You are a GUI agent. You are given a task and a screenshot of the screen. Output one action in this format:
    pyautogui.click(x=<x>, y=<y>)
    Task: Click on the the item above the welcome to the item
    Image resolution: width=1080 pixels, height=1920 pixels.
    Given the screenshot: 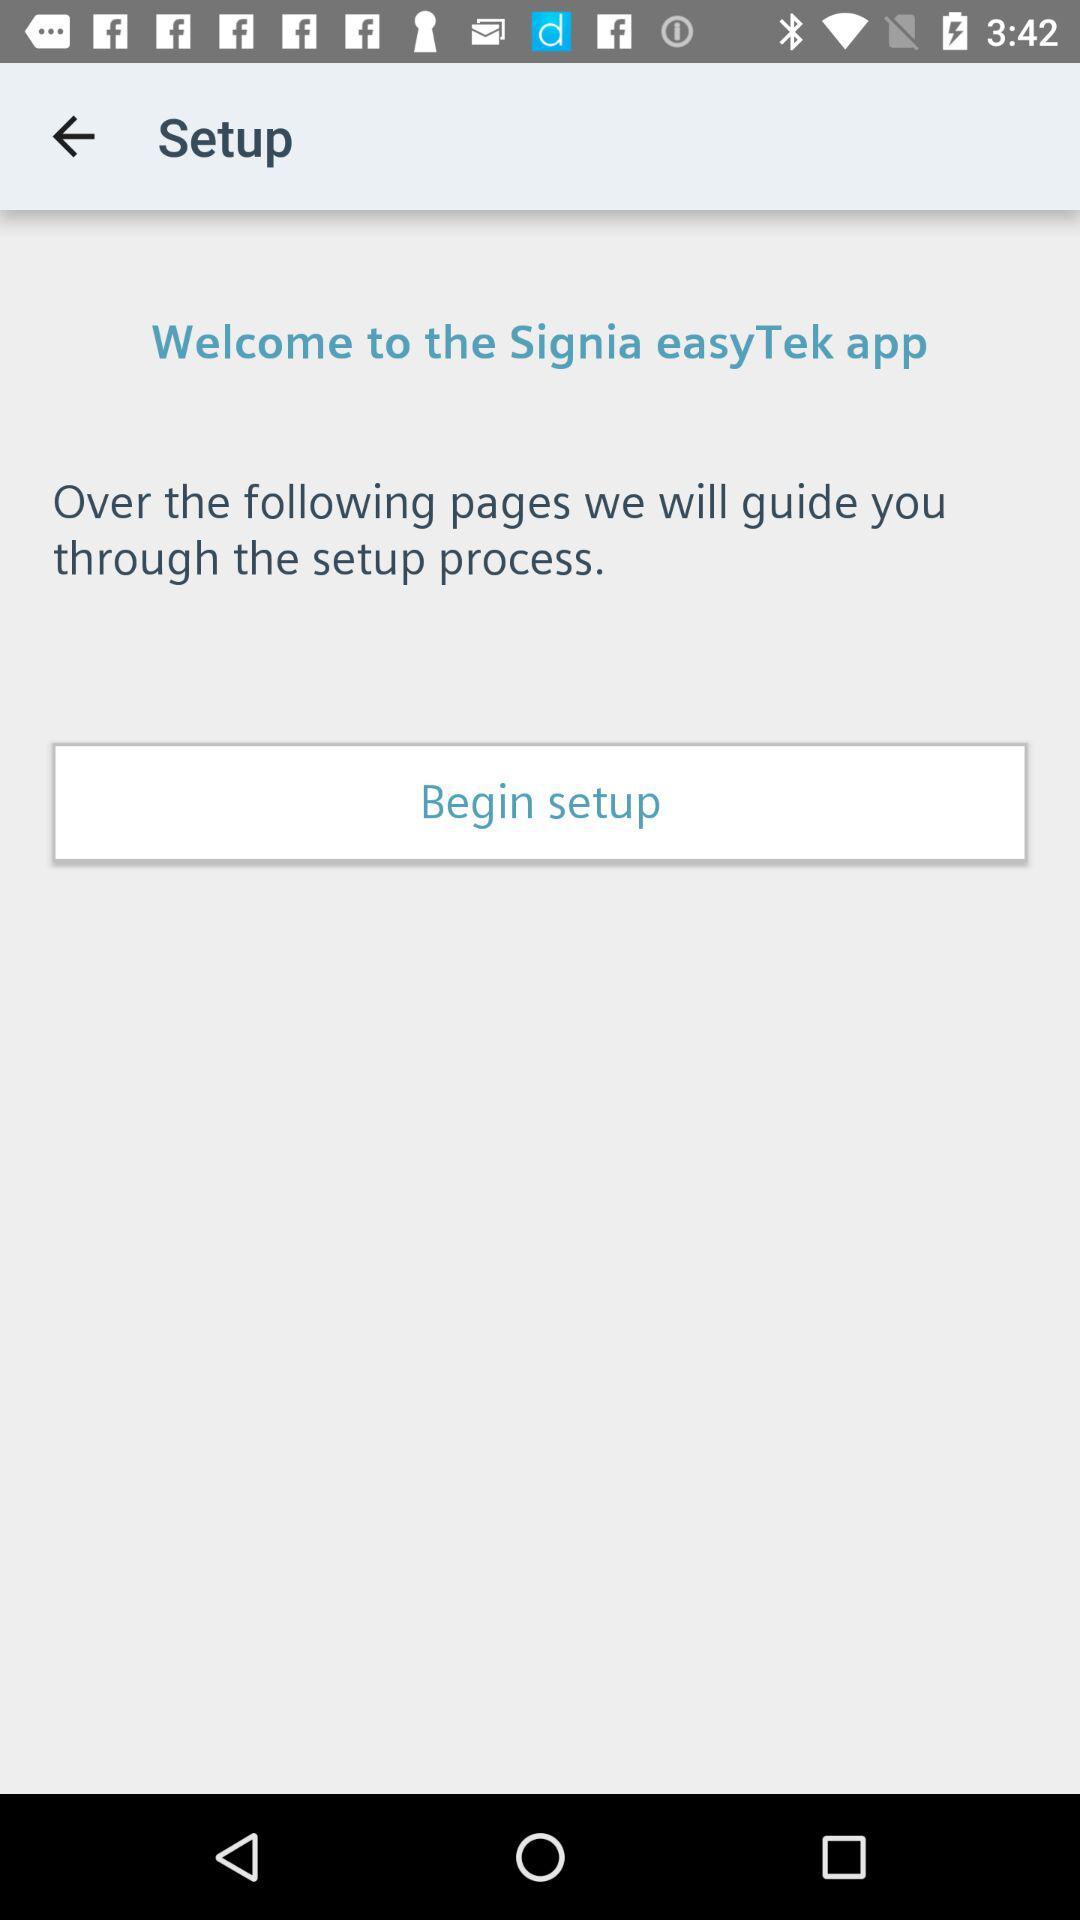 What is the action you would take?
    pyautogui.click(x=72, y=135)
    